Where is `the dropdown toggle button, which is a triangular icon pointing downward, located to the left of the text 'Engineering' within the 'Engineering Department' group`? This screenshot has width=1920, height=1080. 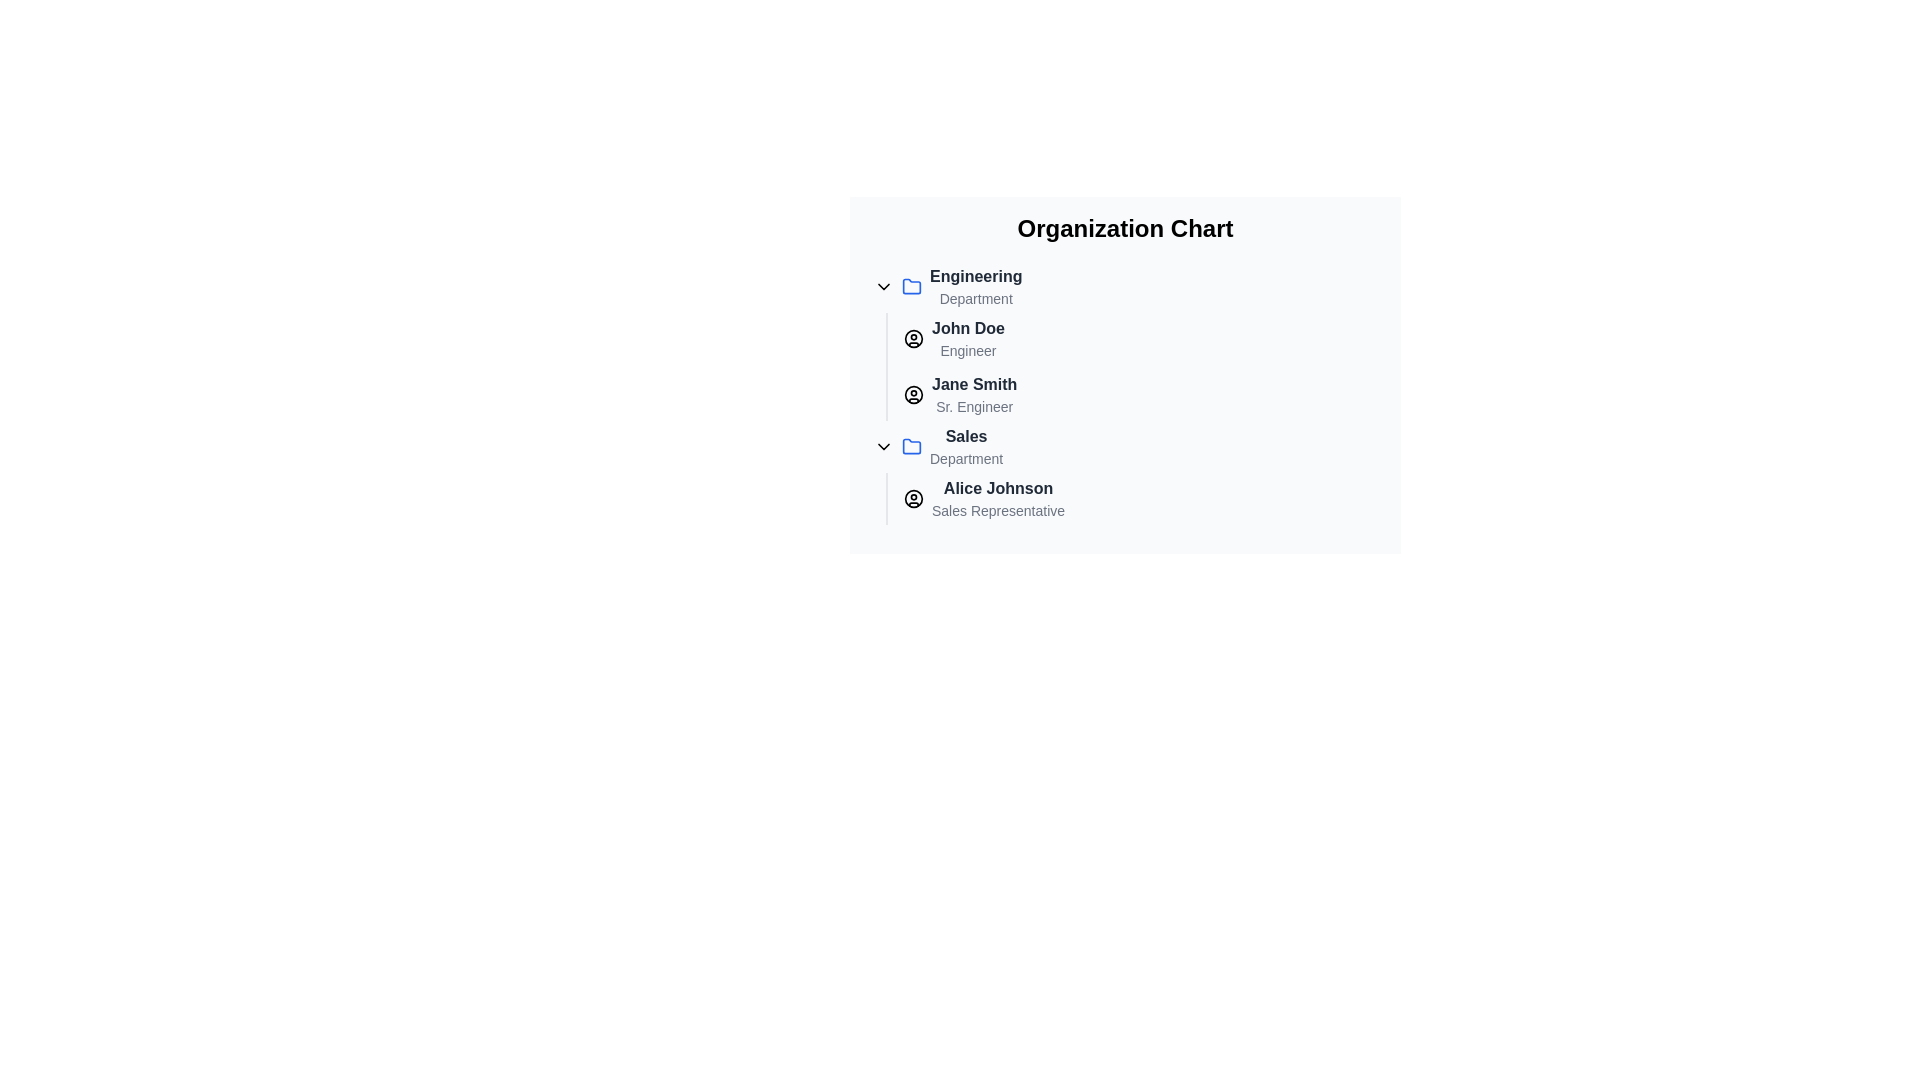
the dropdown toggle button, which is a triangular icon pointing downward, located to the left of the text 'Engineering' within the 'Engineering Department' group is located at coordinates (882, 286).